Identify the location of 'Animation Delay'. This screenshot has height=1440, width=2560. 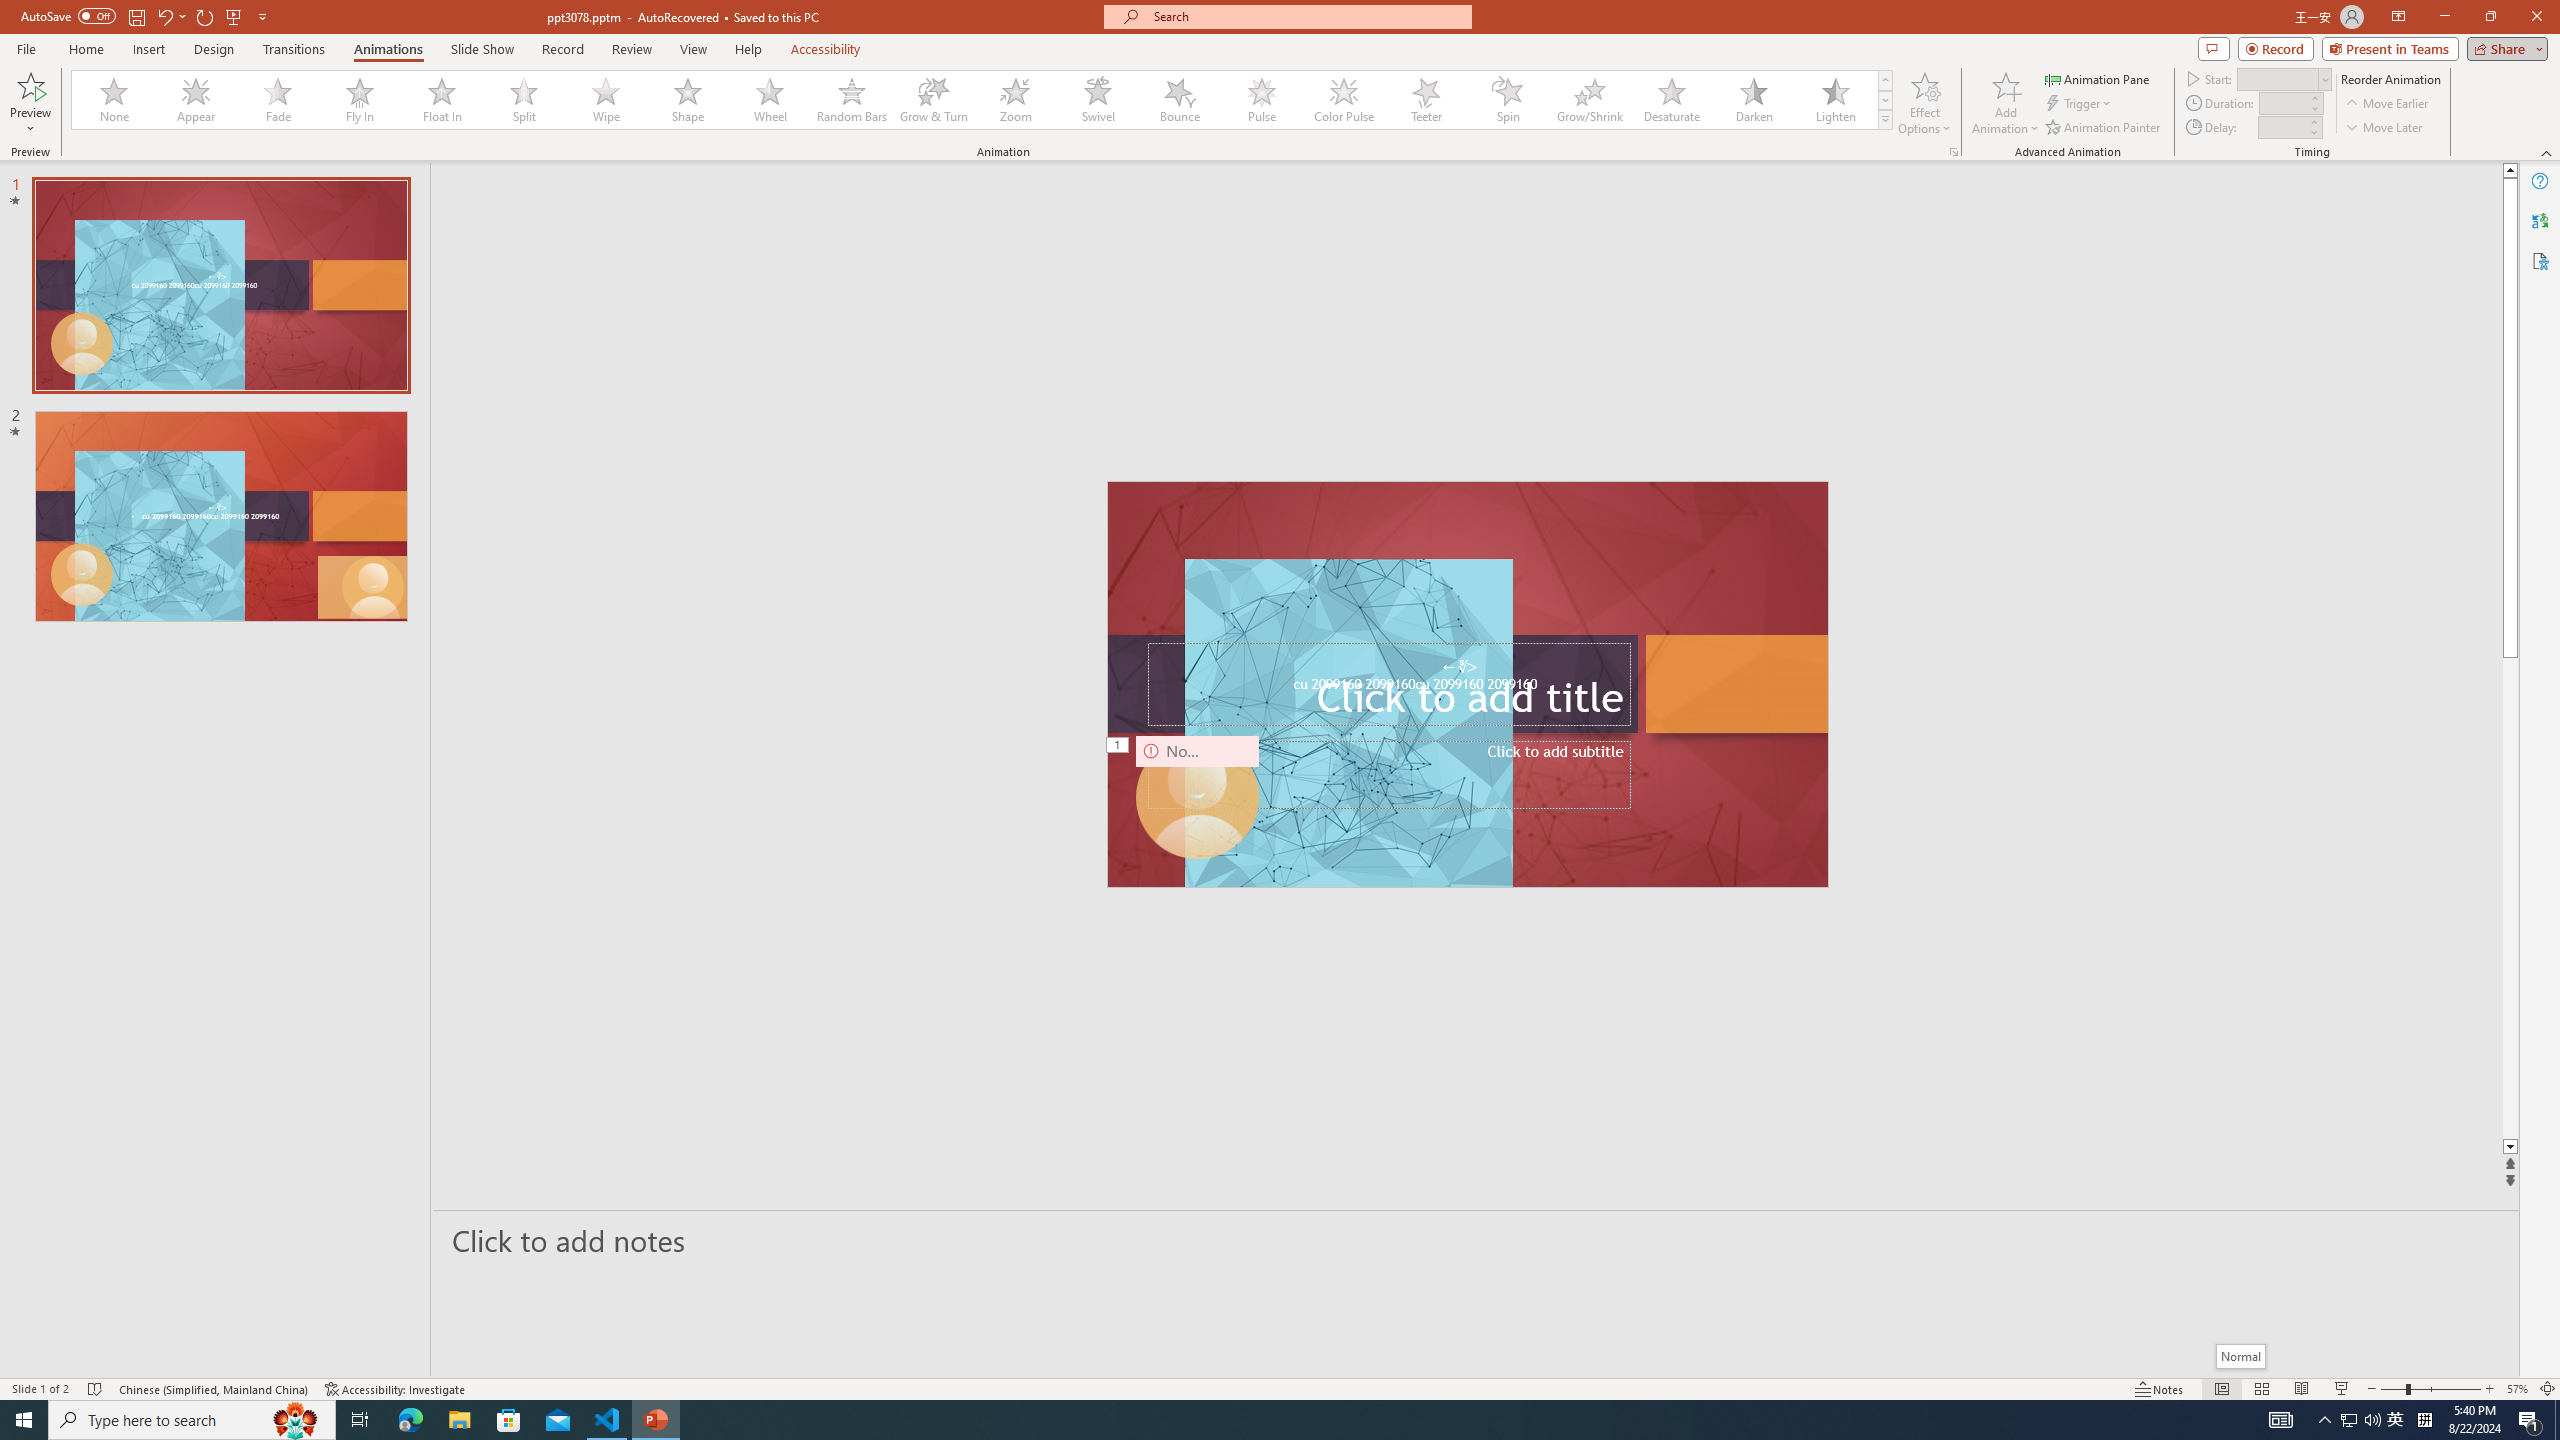
(2279, 126).